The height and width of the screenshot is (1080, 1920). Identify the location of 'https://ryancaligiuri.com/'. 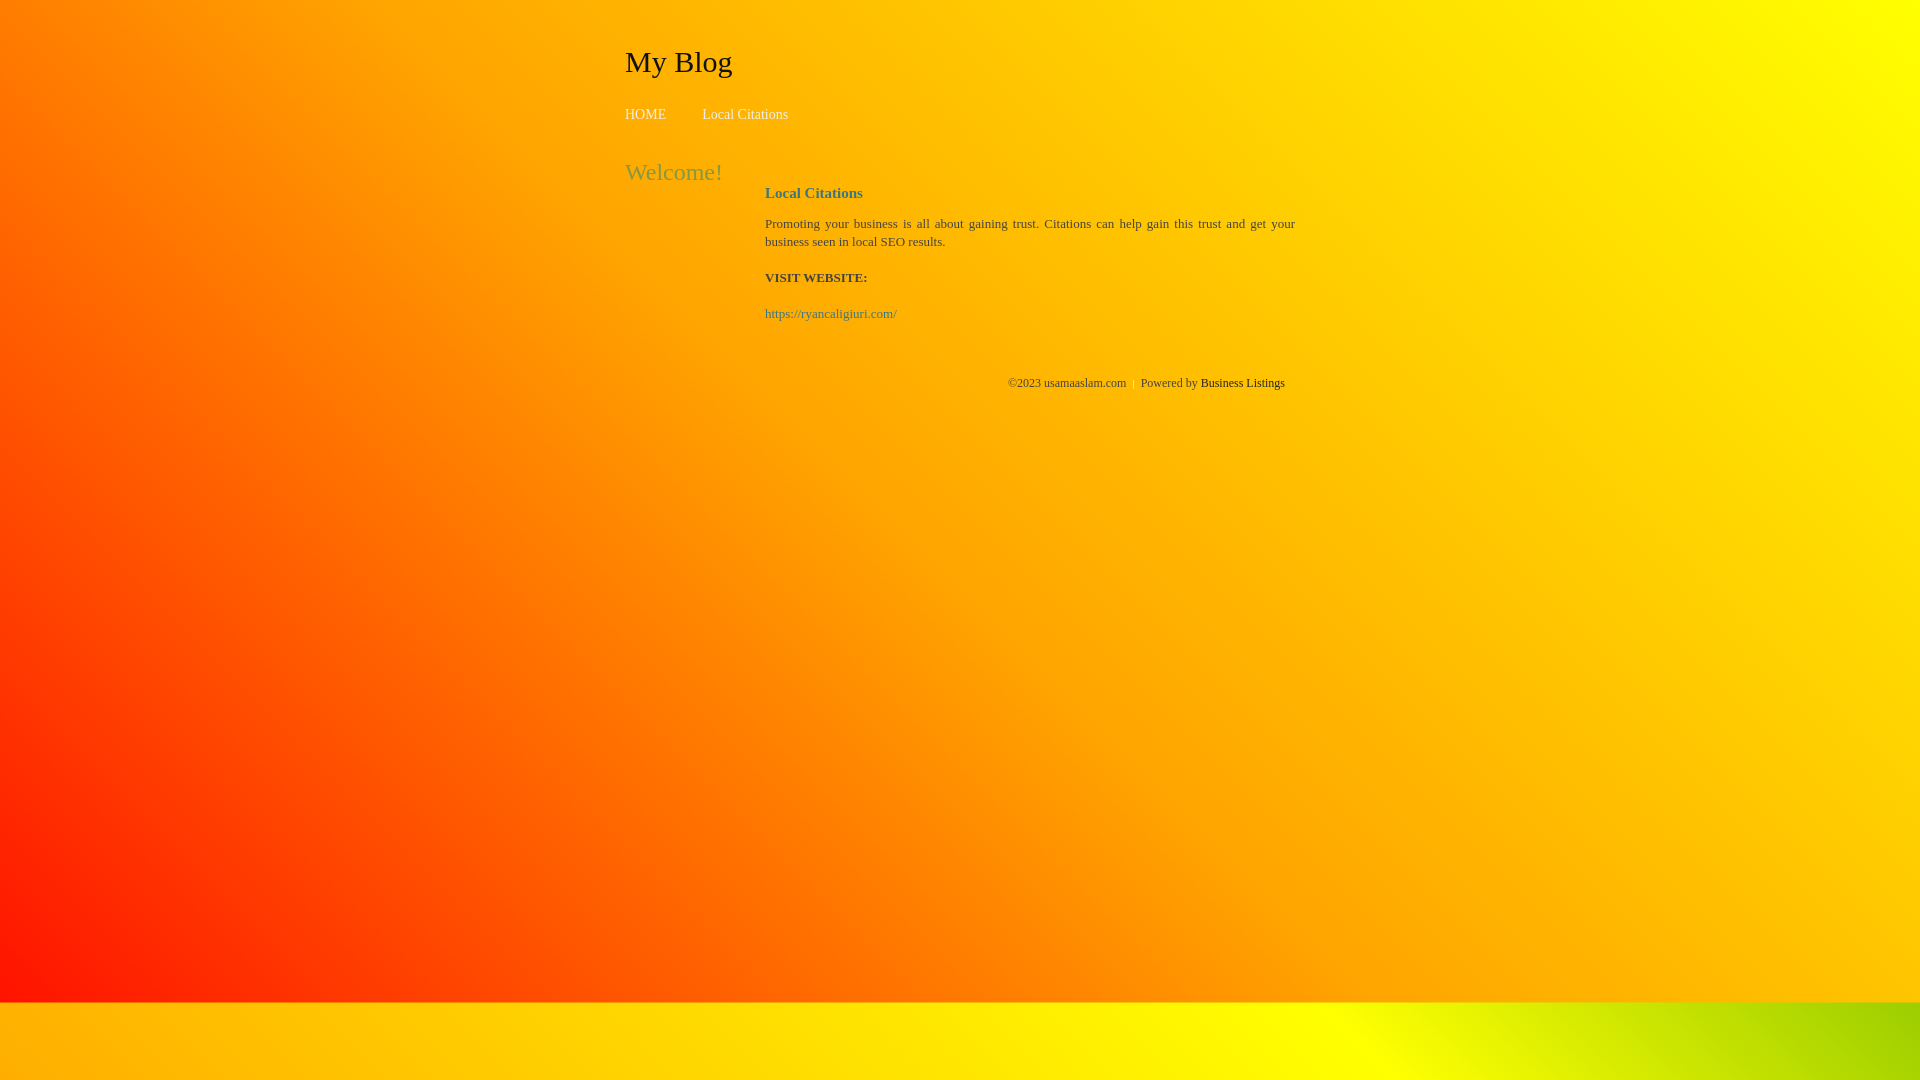
(830, 313).